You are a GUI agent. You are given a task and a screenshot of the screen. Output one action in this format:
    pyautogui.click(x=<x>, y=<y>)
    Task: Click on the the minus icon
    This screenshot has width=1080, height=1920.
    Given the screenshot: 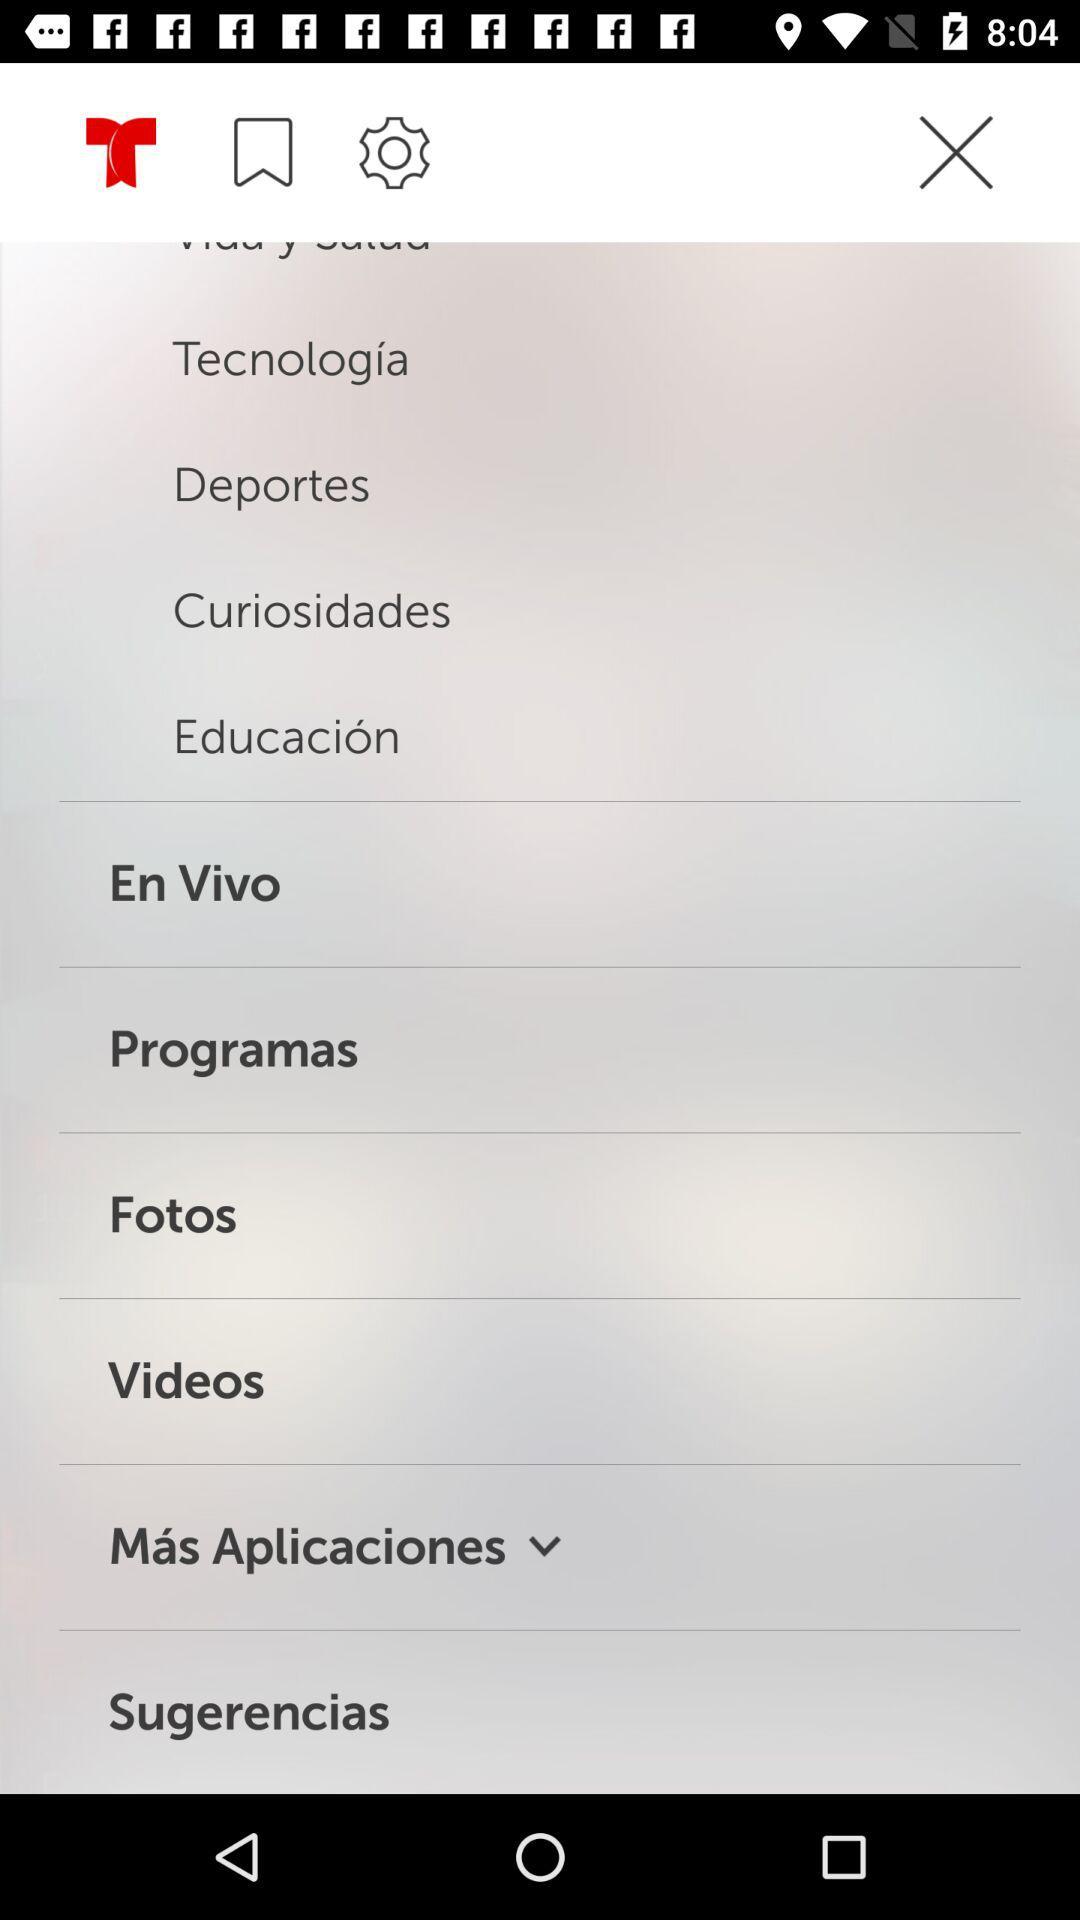 What is the action you would take?
    pyautogui.click(x=262, y=151)
    